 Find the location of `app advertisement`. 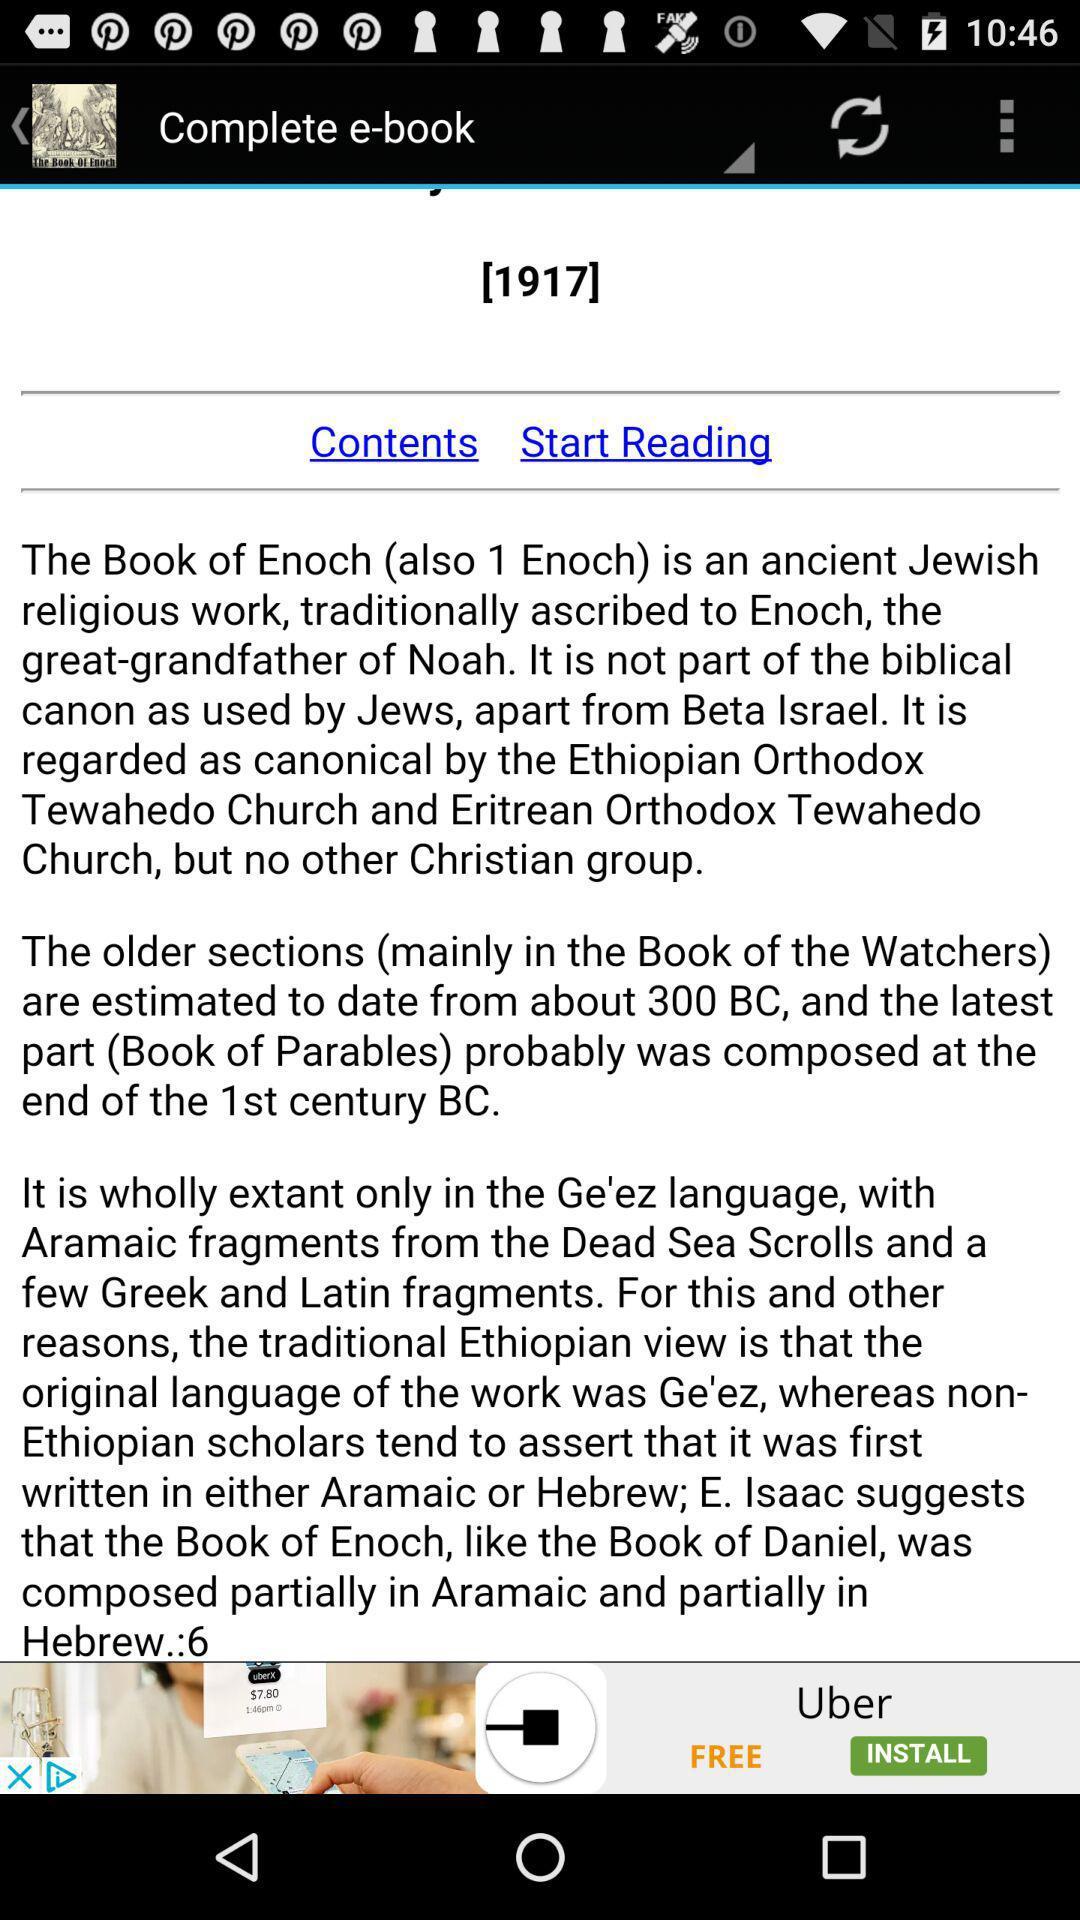

app advertisement is located at coordinates (540, 1727).